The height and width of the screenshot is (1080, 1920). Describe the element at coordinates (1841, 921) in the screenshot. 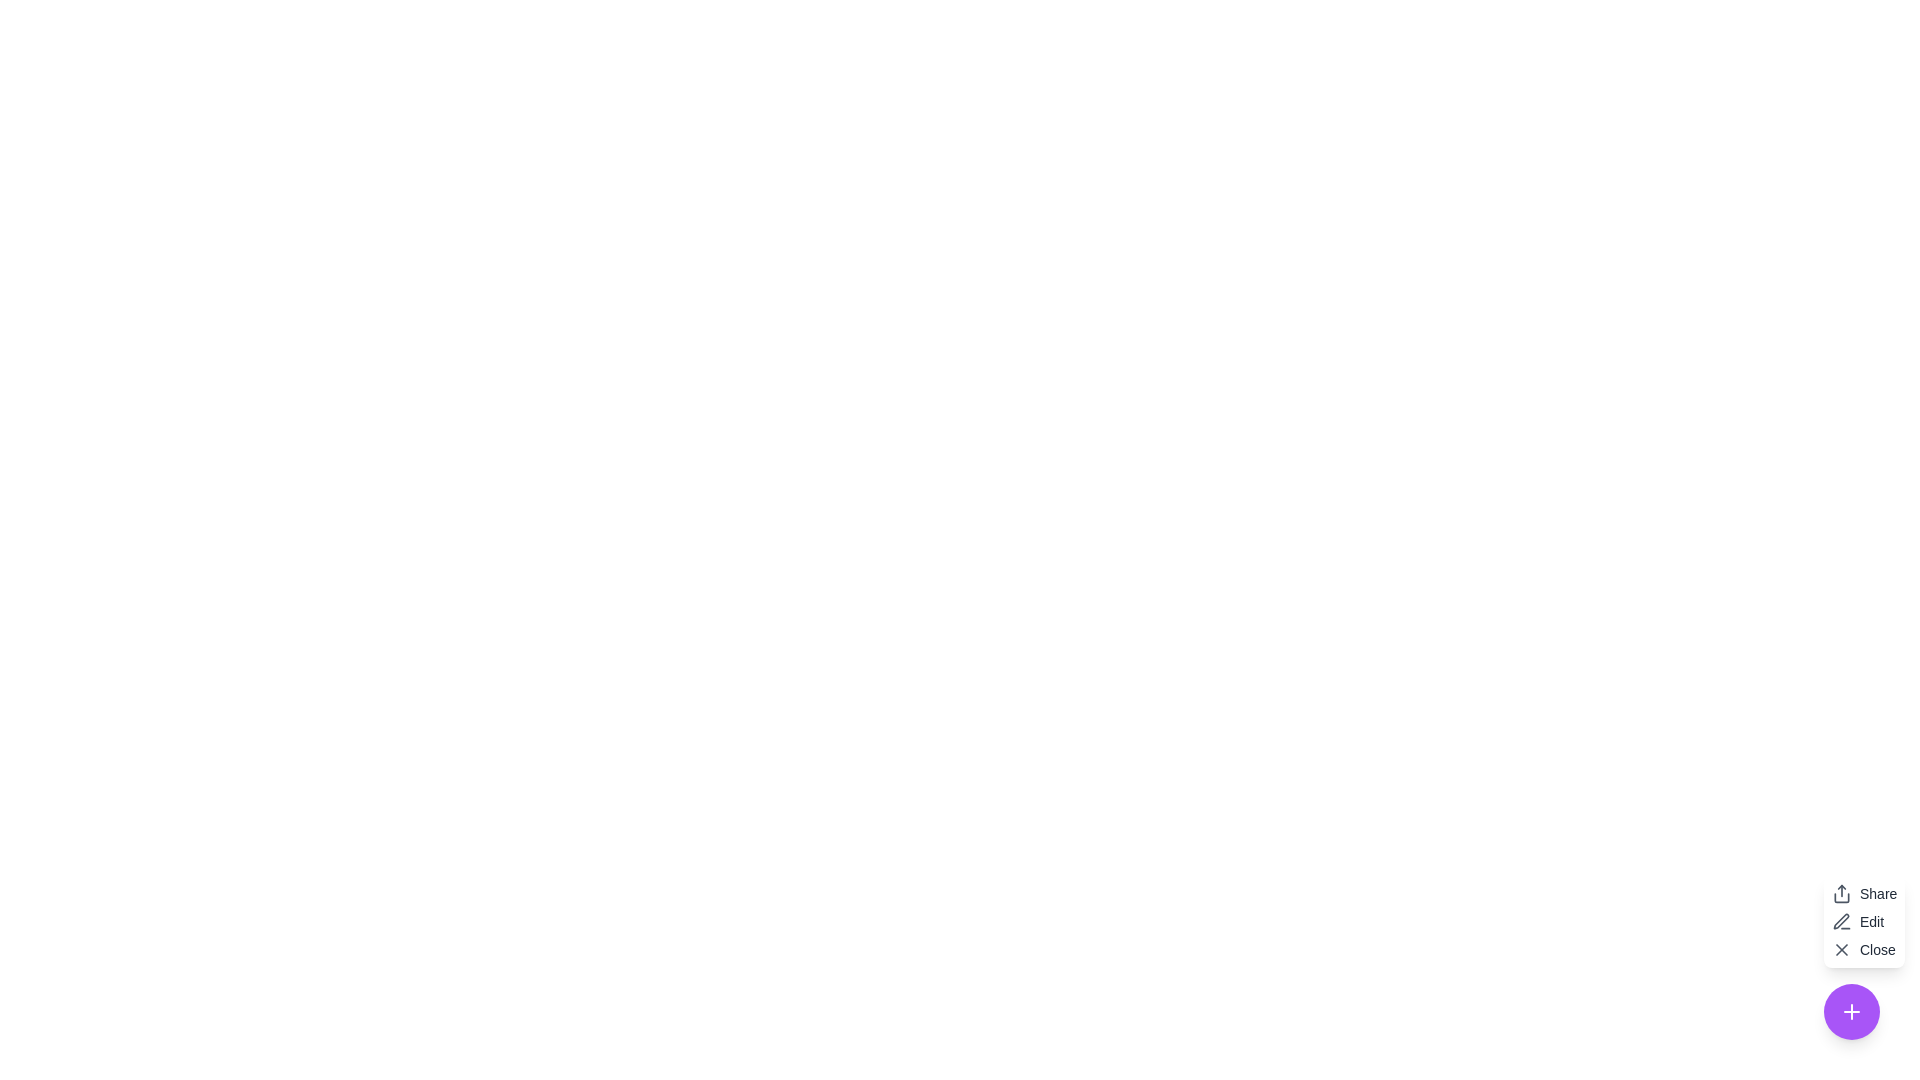

I see `the pen icon located on the left side of the 'Edit' text within the 'Edit' button group, which symbolizes editing functionality` at that location.